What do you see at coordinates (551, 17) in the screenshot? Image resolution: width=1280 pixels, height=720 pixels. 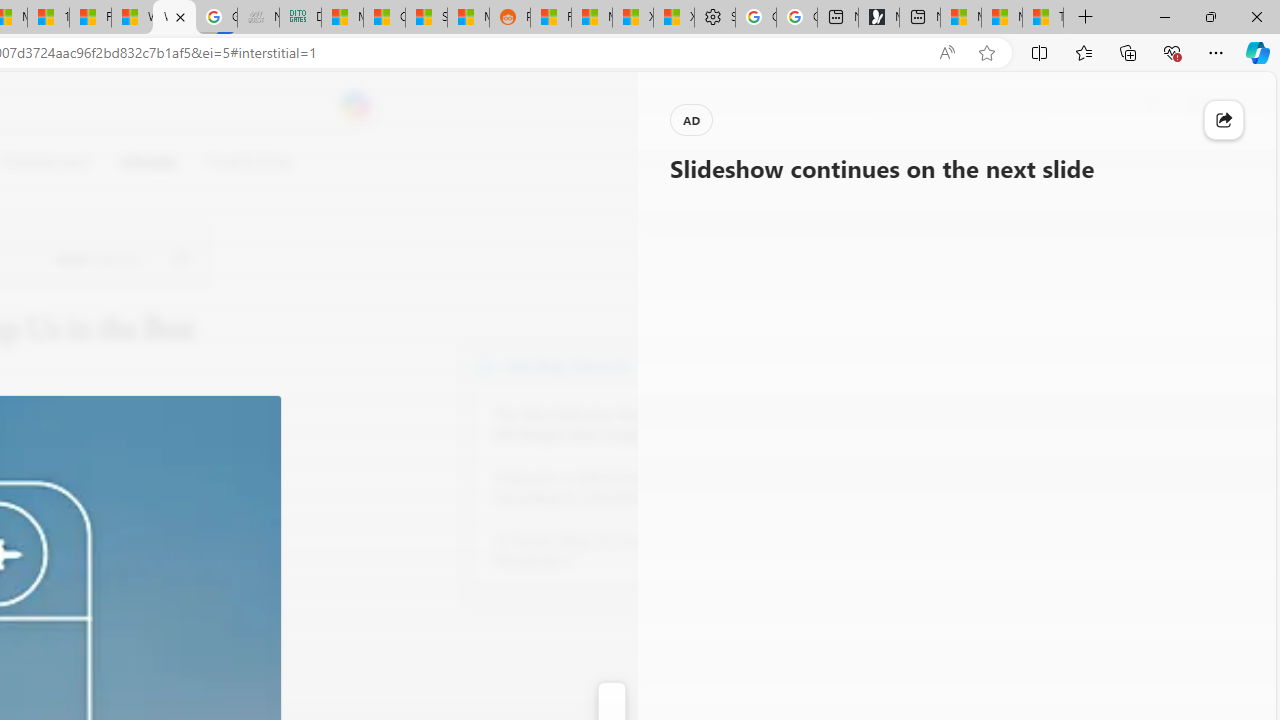 I see `'R******* | Trusted Community Engagement and Contributions'` at bounding box center [551, 17].